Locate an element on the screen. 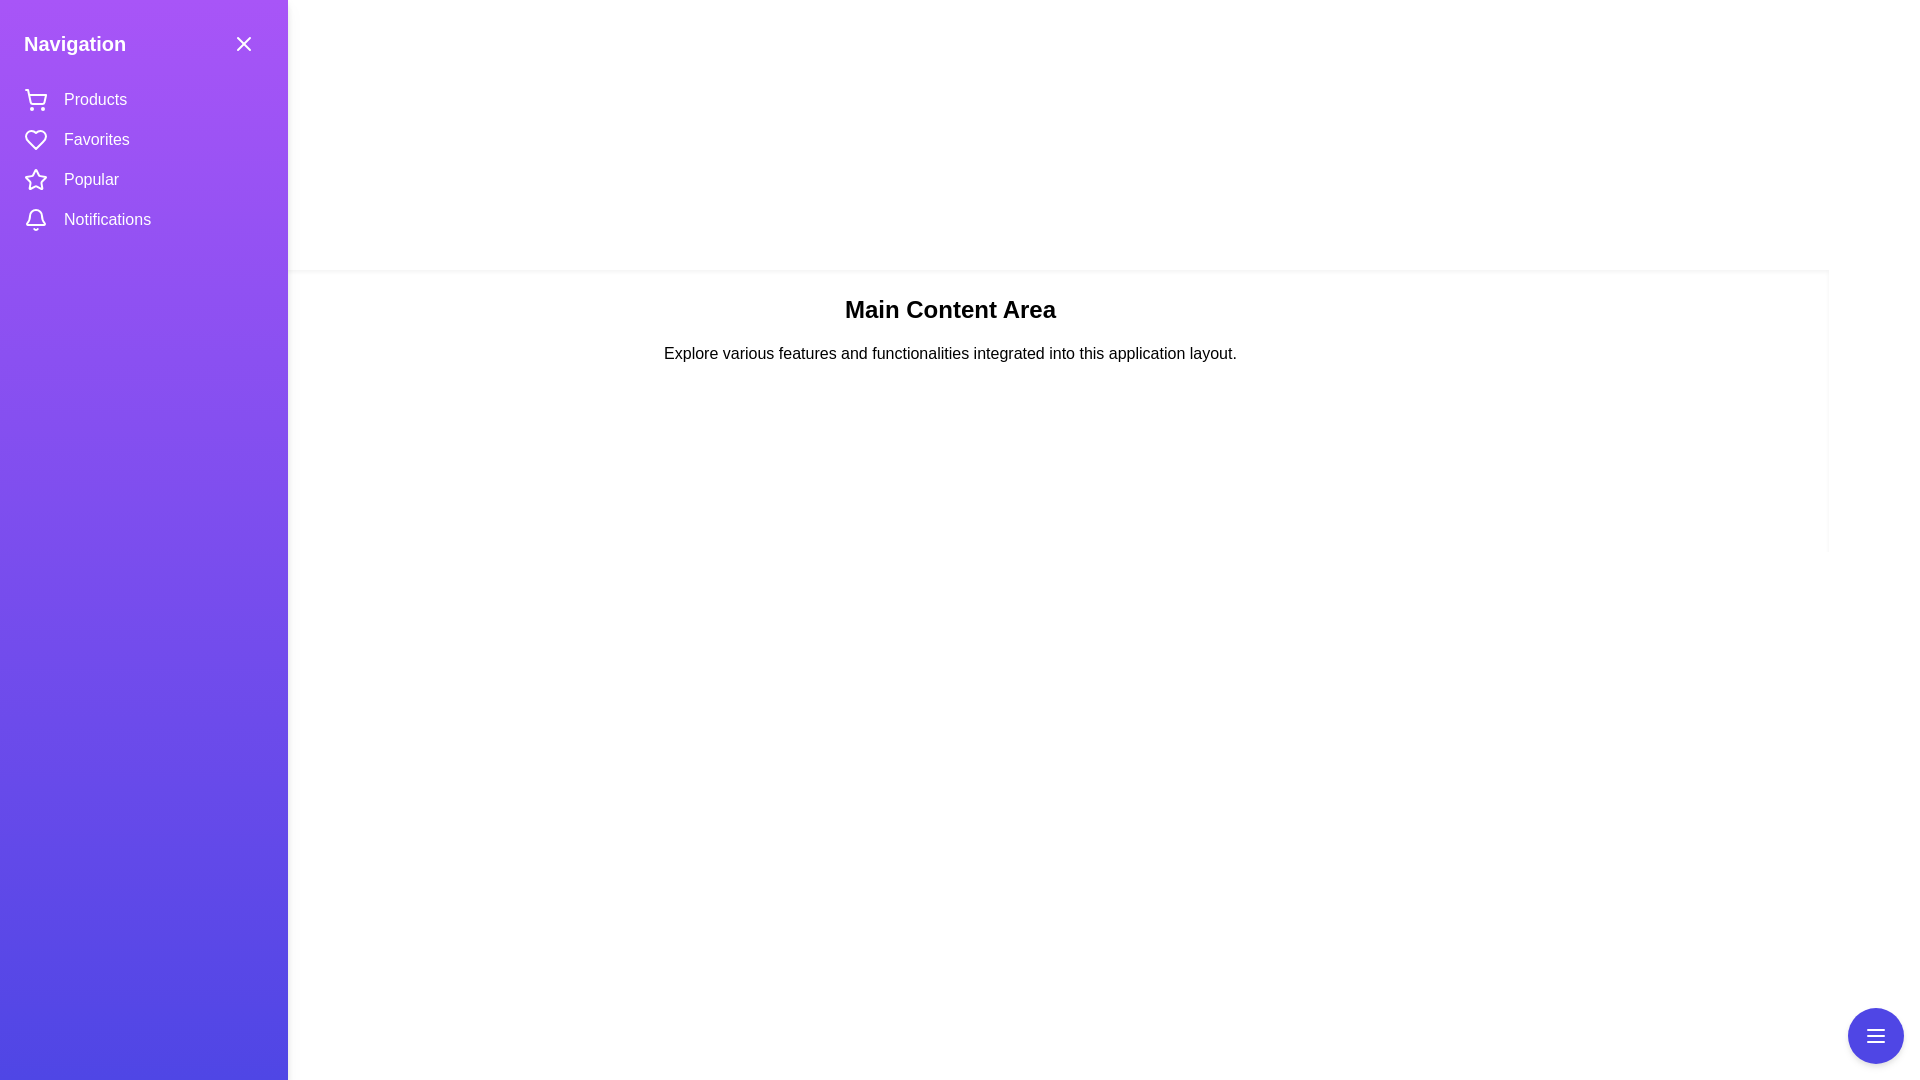 This screenshot has width=1920, height=1080. the navigation item Popular to navigate to the corresponding section is located at coordinates (94, 180).